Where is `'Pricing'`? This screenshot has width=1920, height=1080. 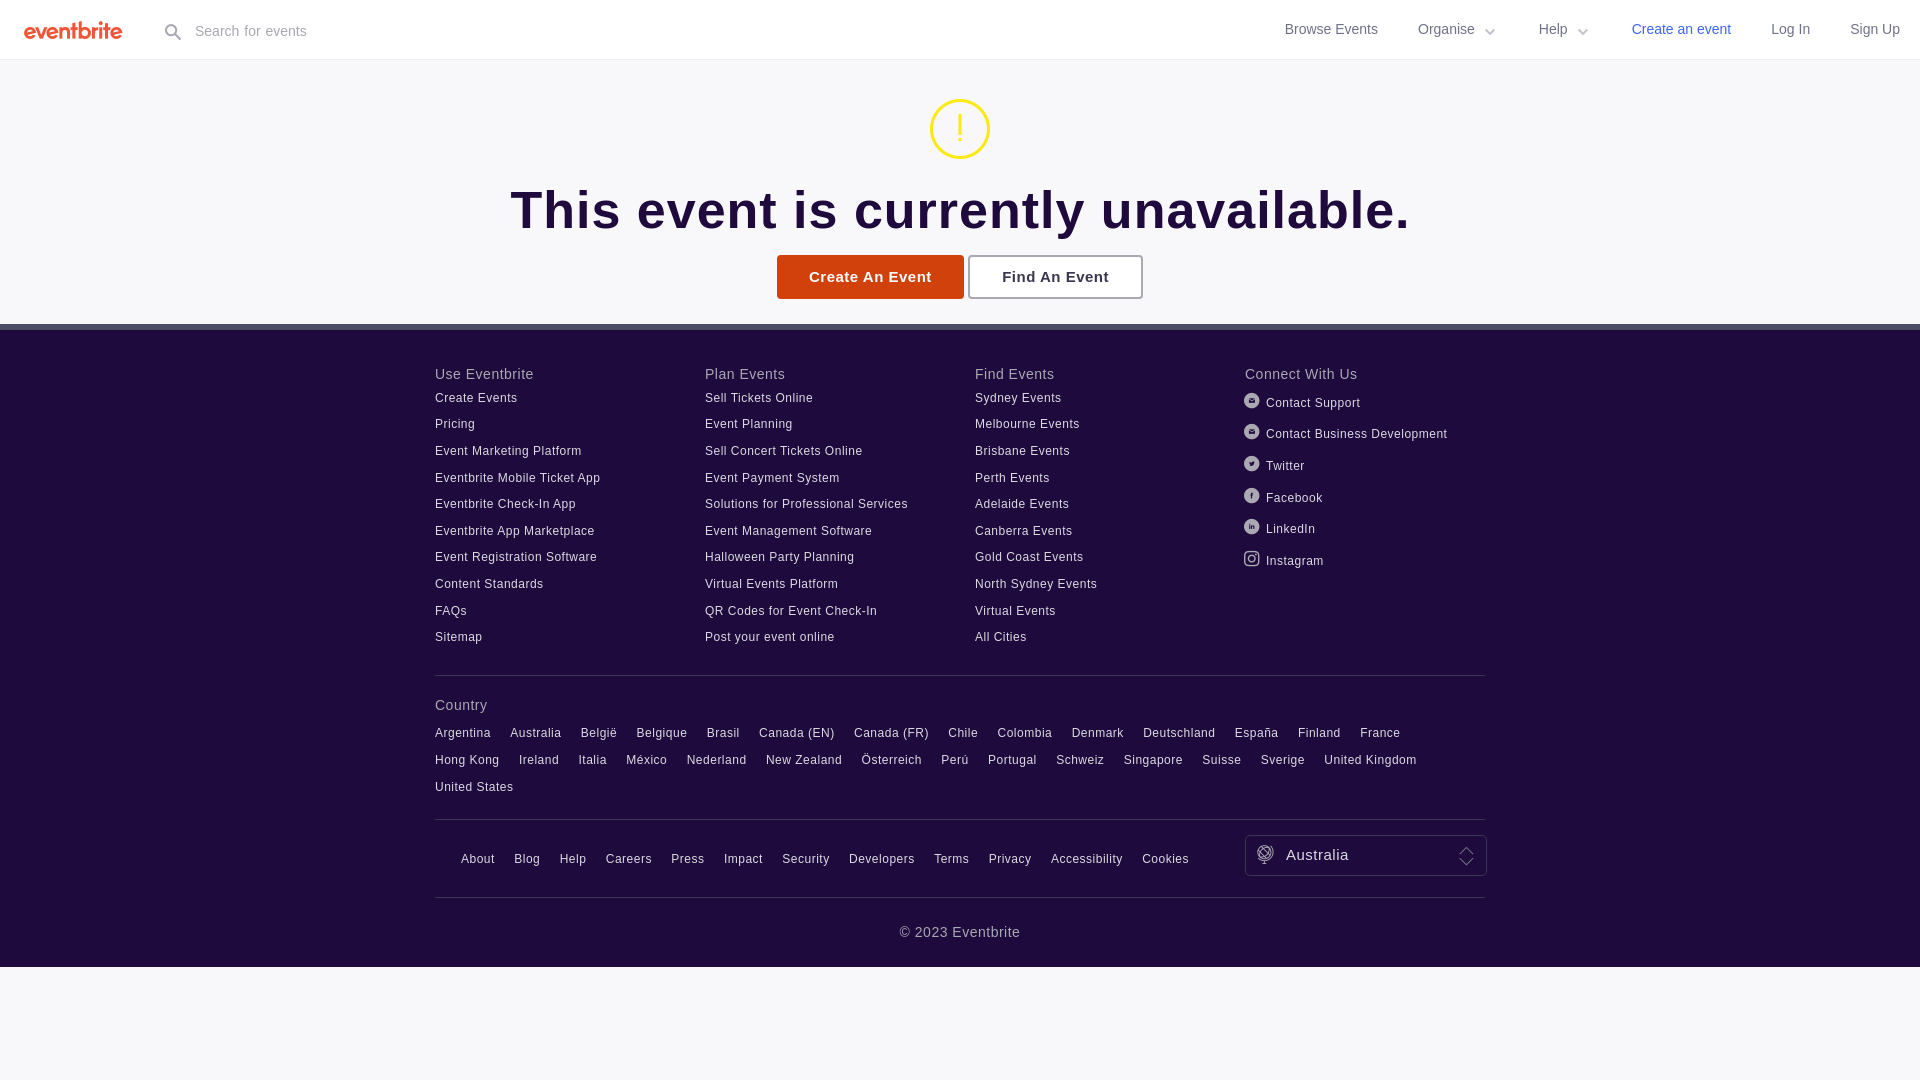 'Pricing' is located at coordinates (454, 423).